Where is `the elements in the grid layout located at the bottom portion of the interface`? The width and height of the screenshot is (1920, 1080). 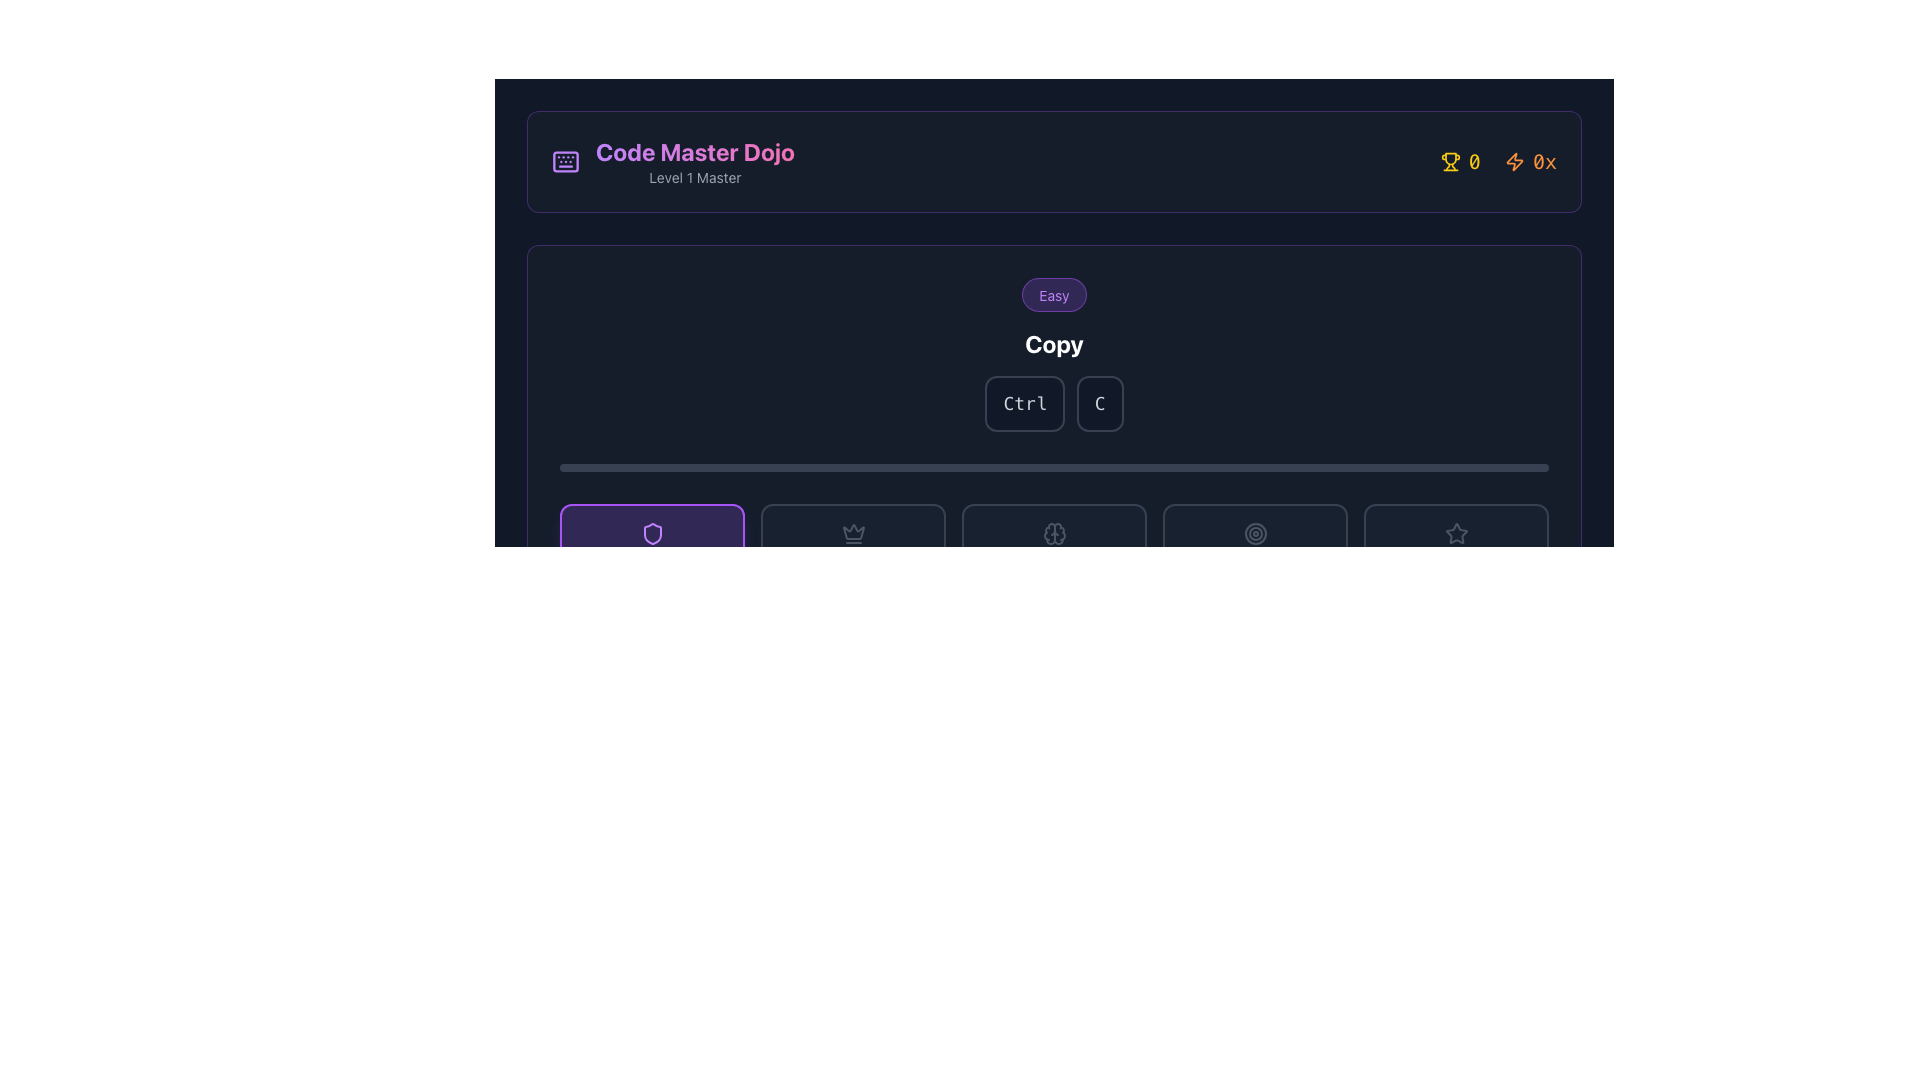 the elements in the grid layout located at the bottom portion of the interface is located at coordinates (1053, 532).